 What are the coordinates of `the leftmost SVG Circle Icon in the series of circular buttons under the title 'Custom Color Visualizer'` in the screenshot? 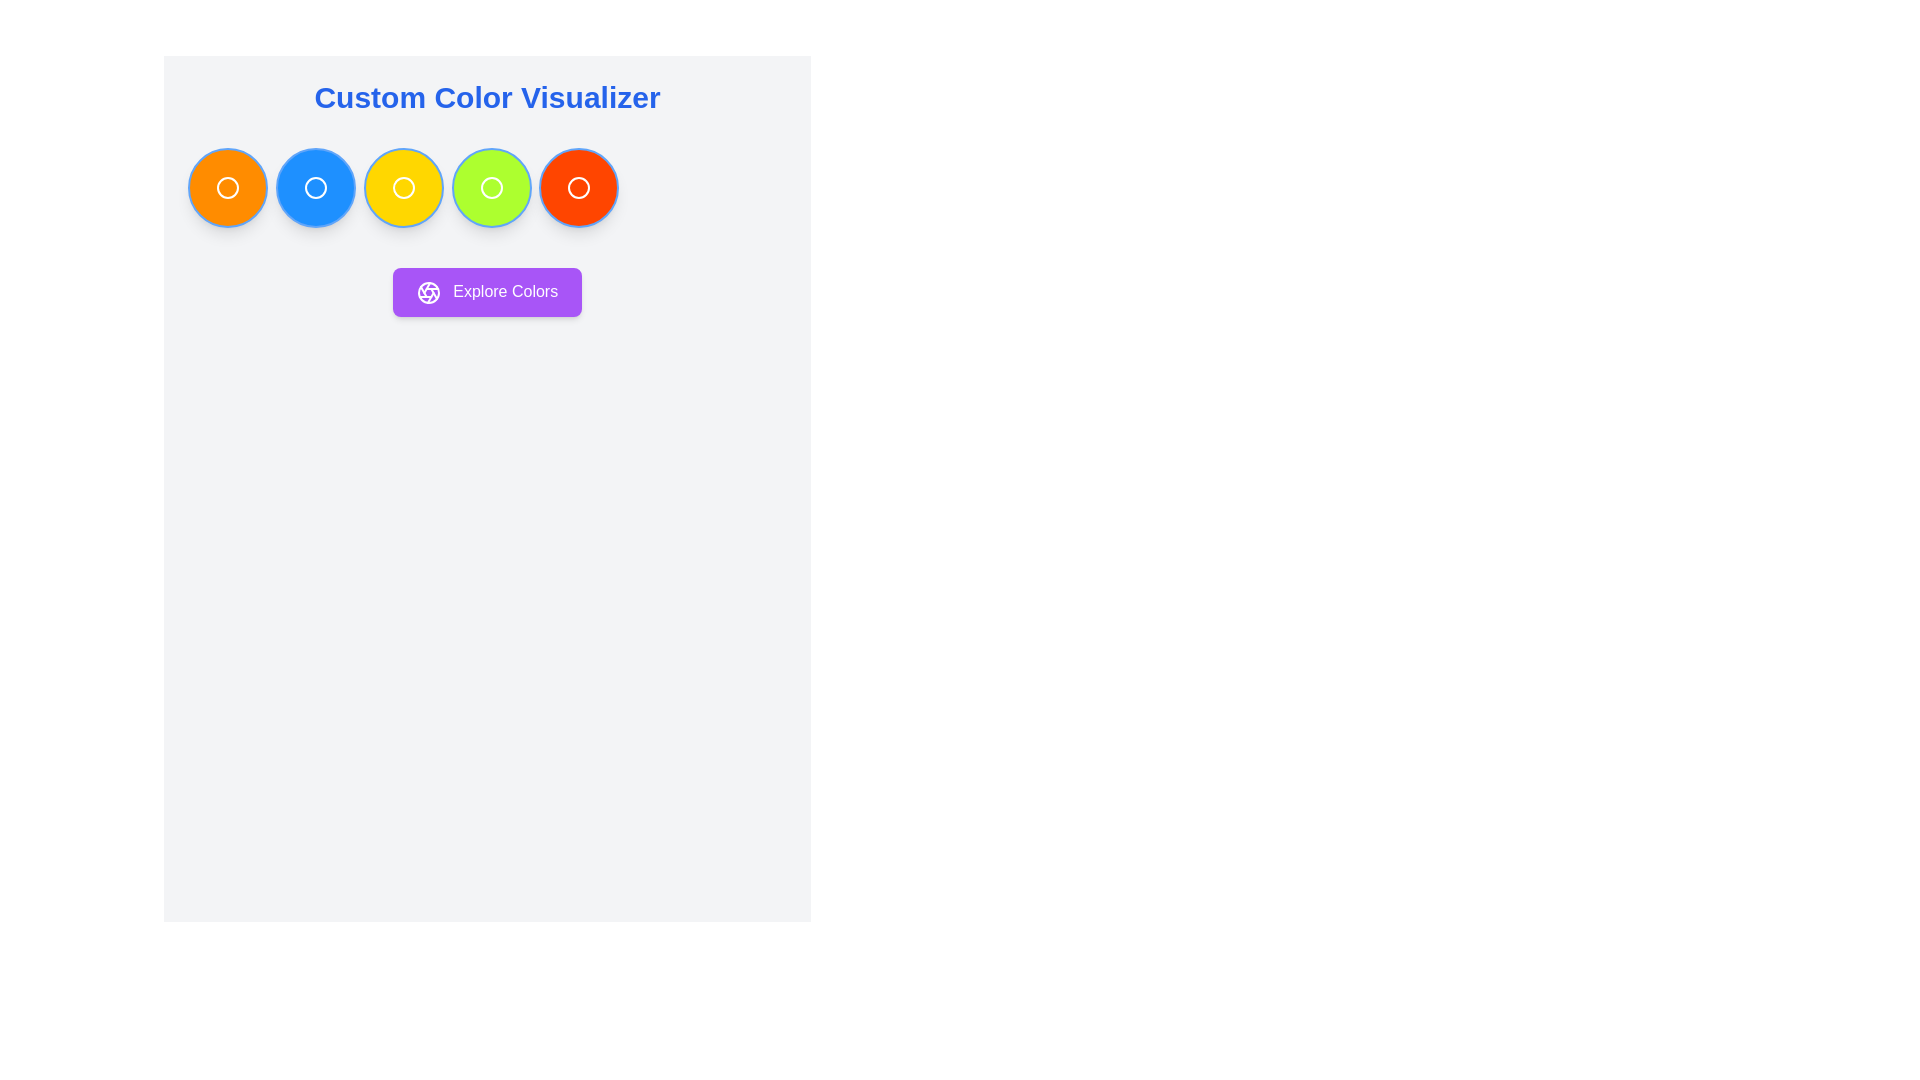 It's located at (227, 188).